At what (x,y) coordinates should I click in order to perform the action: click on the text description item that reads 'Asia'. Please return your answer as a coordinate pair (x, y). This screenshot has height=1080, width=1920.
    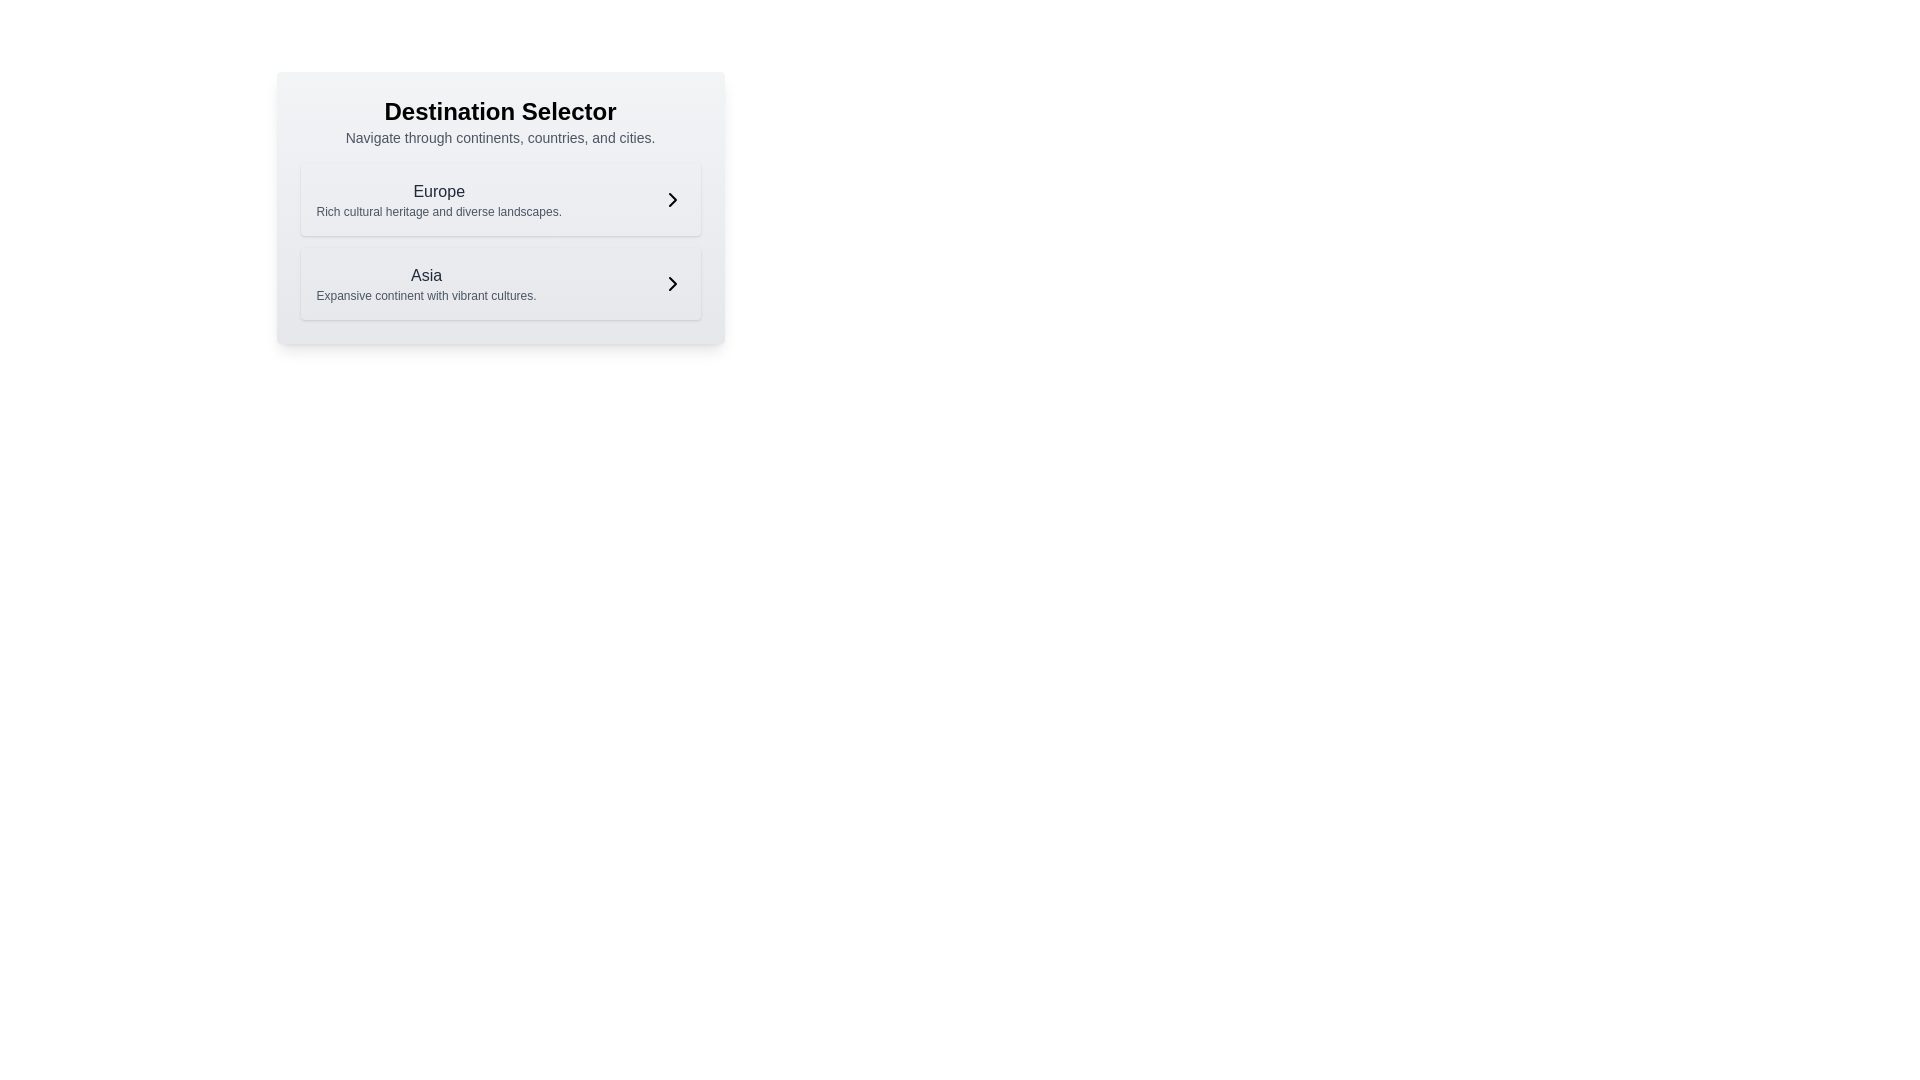
    Looking at the image, I should click on (425, 284).